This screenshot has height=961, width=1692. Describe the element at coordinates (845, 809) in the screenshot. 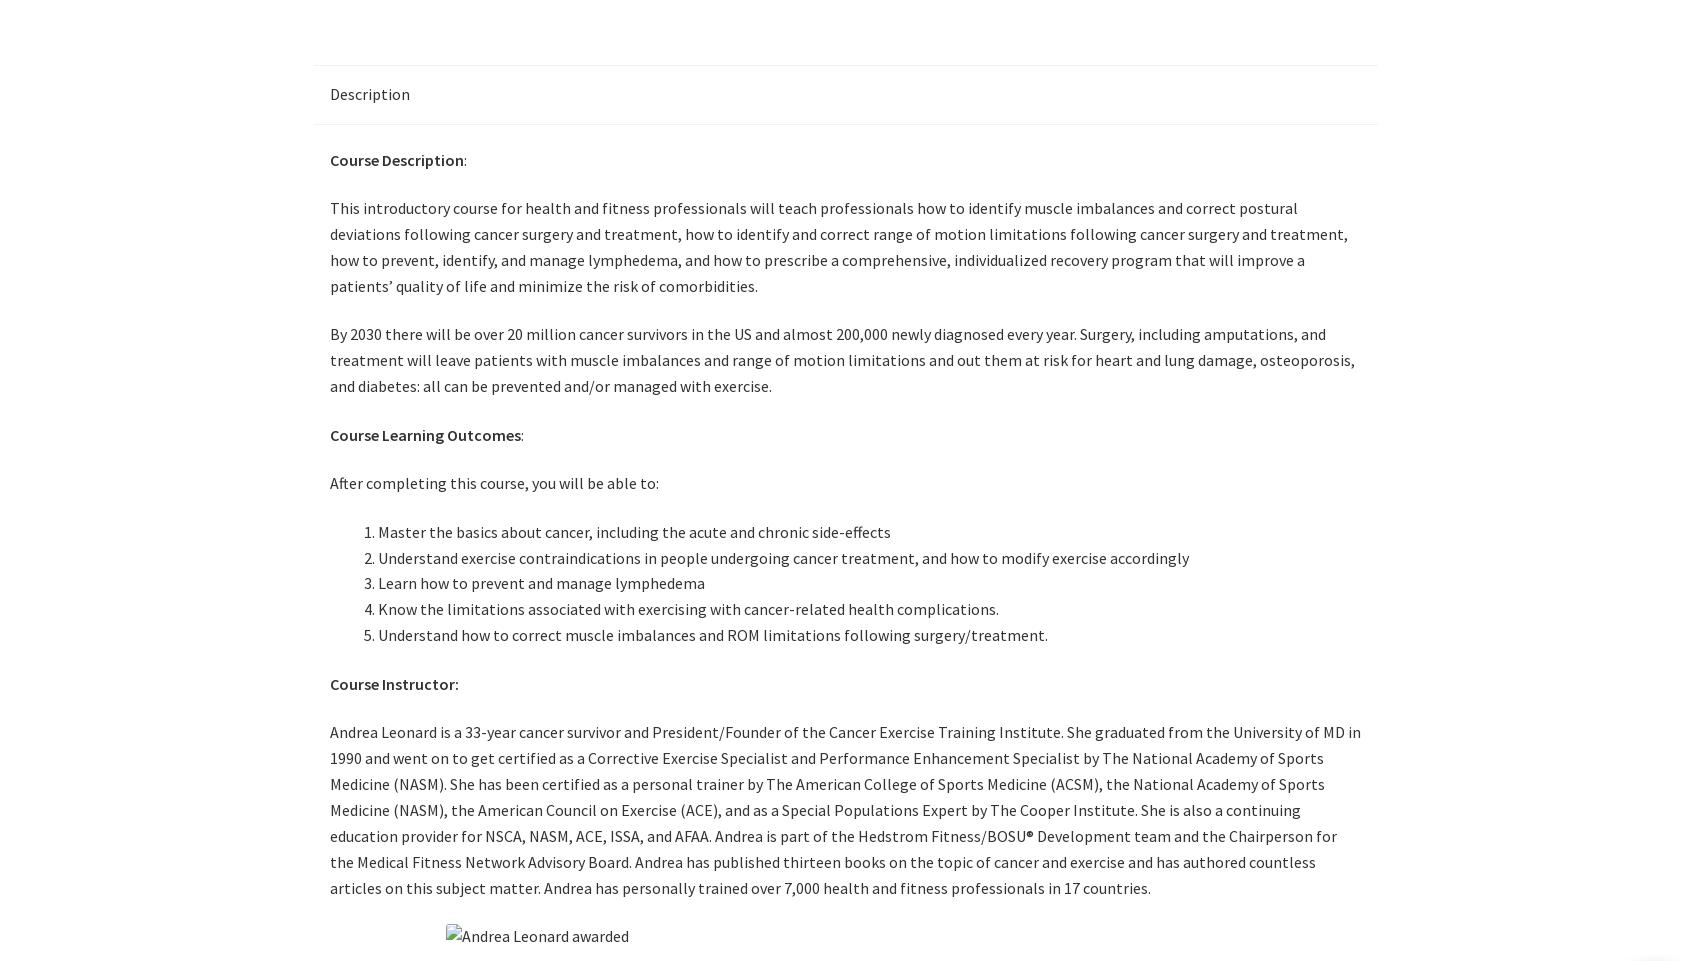

I see `'Andrea Leonard is a 33-year cancer survivor and President/Founder of the Cancer Exercise Training Institute. She graduated from the University of MD in 1990 and went on to get certified as a Corrective Exercise Specialist and Performance Enhancement Specialist by The National Academy of Sports Medicine (NASM). She has been certified as a personal trainer by The American College of Sports Medicine (ACSM), the National Academy of Sports Medicine (NASM), the American Council on Exercise (ACE), and as a Special Populations Expert by The Cooper Institute. She is also a continuing education provider for NSCA, NASM, ACE, ISSA, and AFAA. Andrea is part of the Hedstrom Fitness/BOSU® Development team and the Chairperson for the Medical Fitness Network Advisory Board. Andrea has published thirteen books on the topic of cancer and exercise and has authored countless articles on this subject matter. Andrea has personally trained over 7,000 health and fitness professionals in 17 countries.'` at that location.